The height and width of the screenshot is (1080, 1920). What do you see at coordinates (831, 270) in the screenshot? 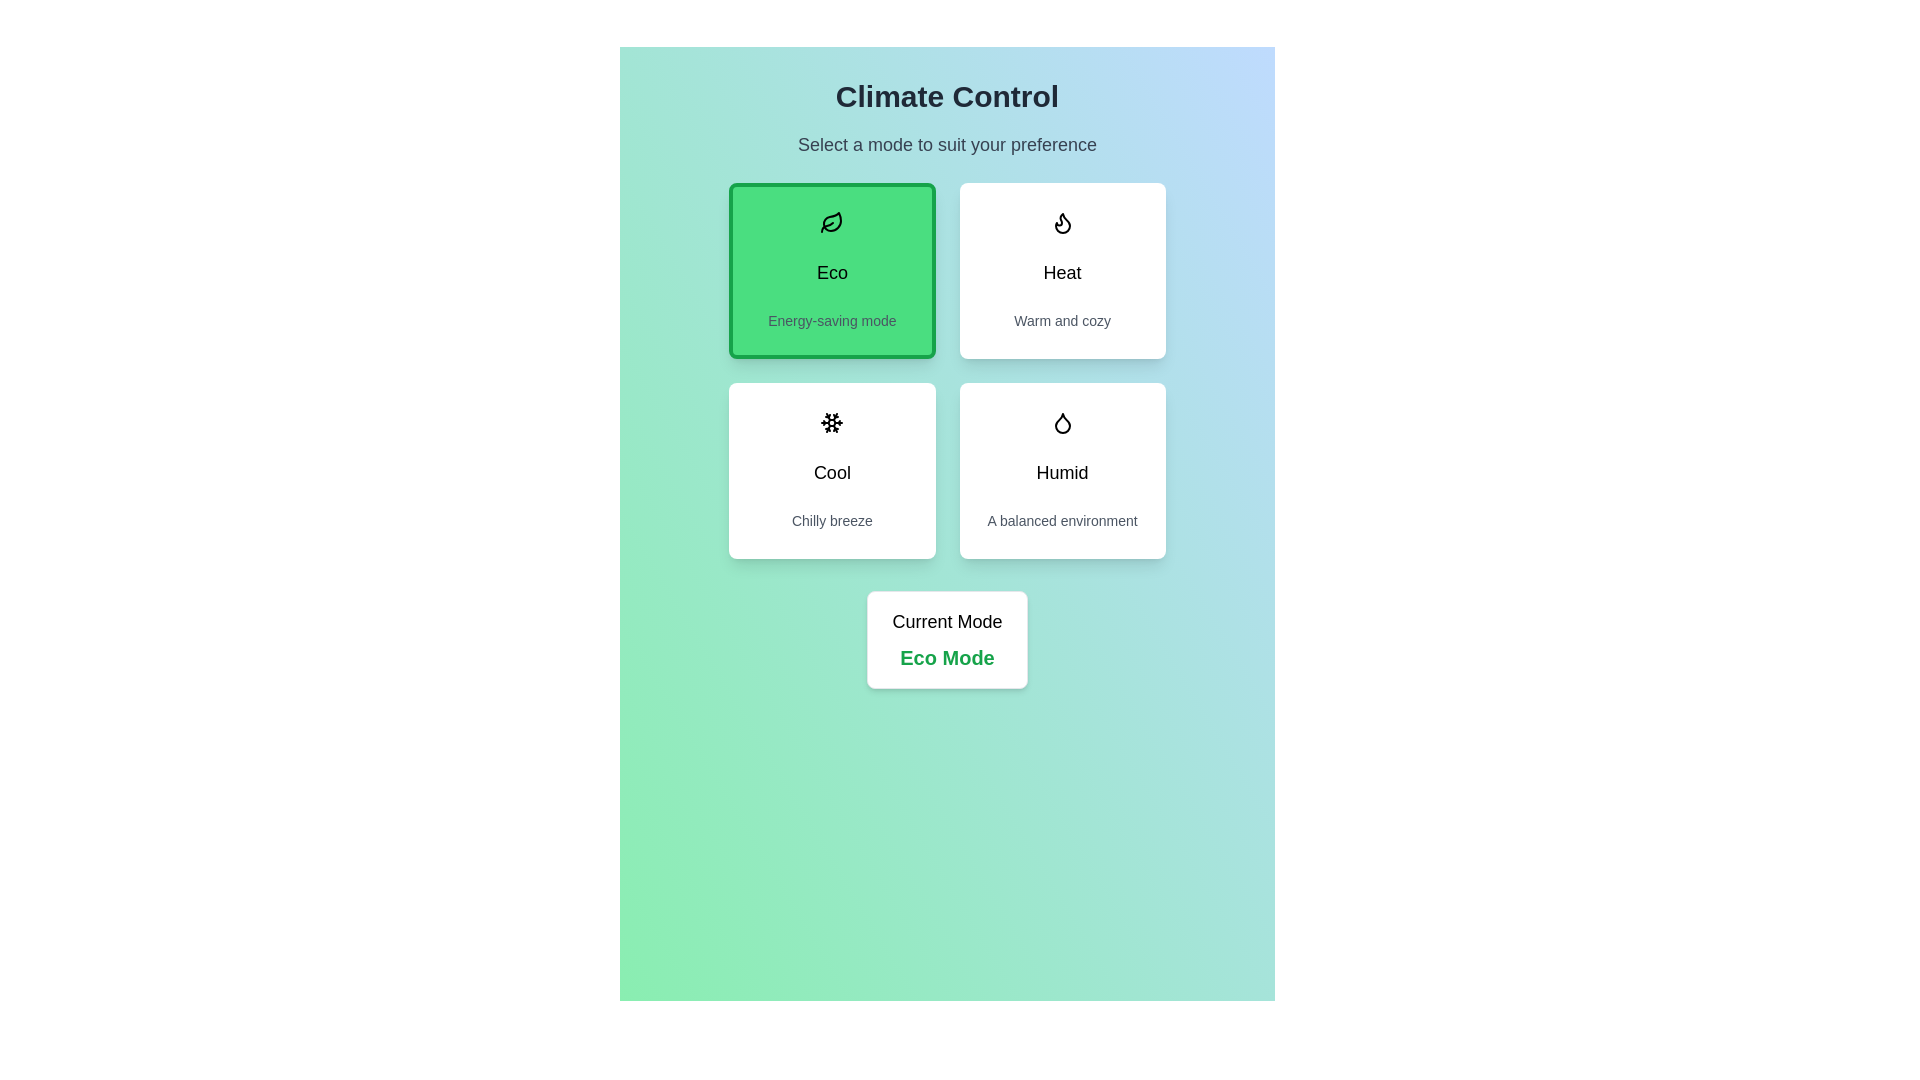
I see `the button corresponding to the mode Eco` at bounding box center [831, 270].